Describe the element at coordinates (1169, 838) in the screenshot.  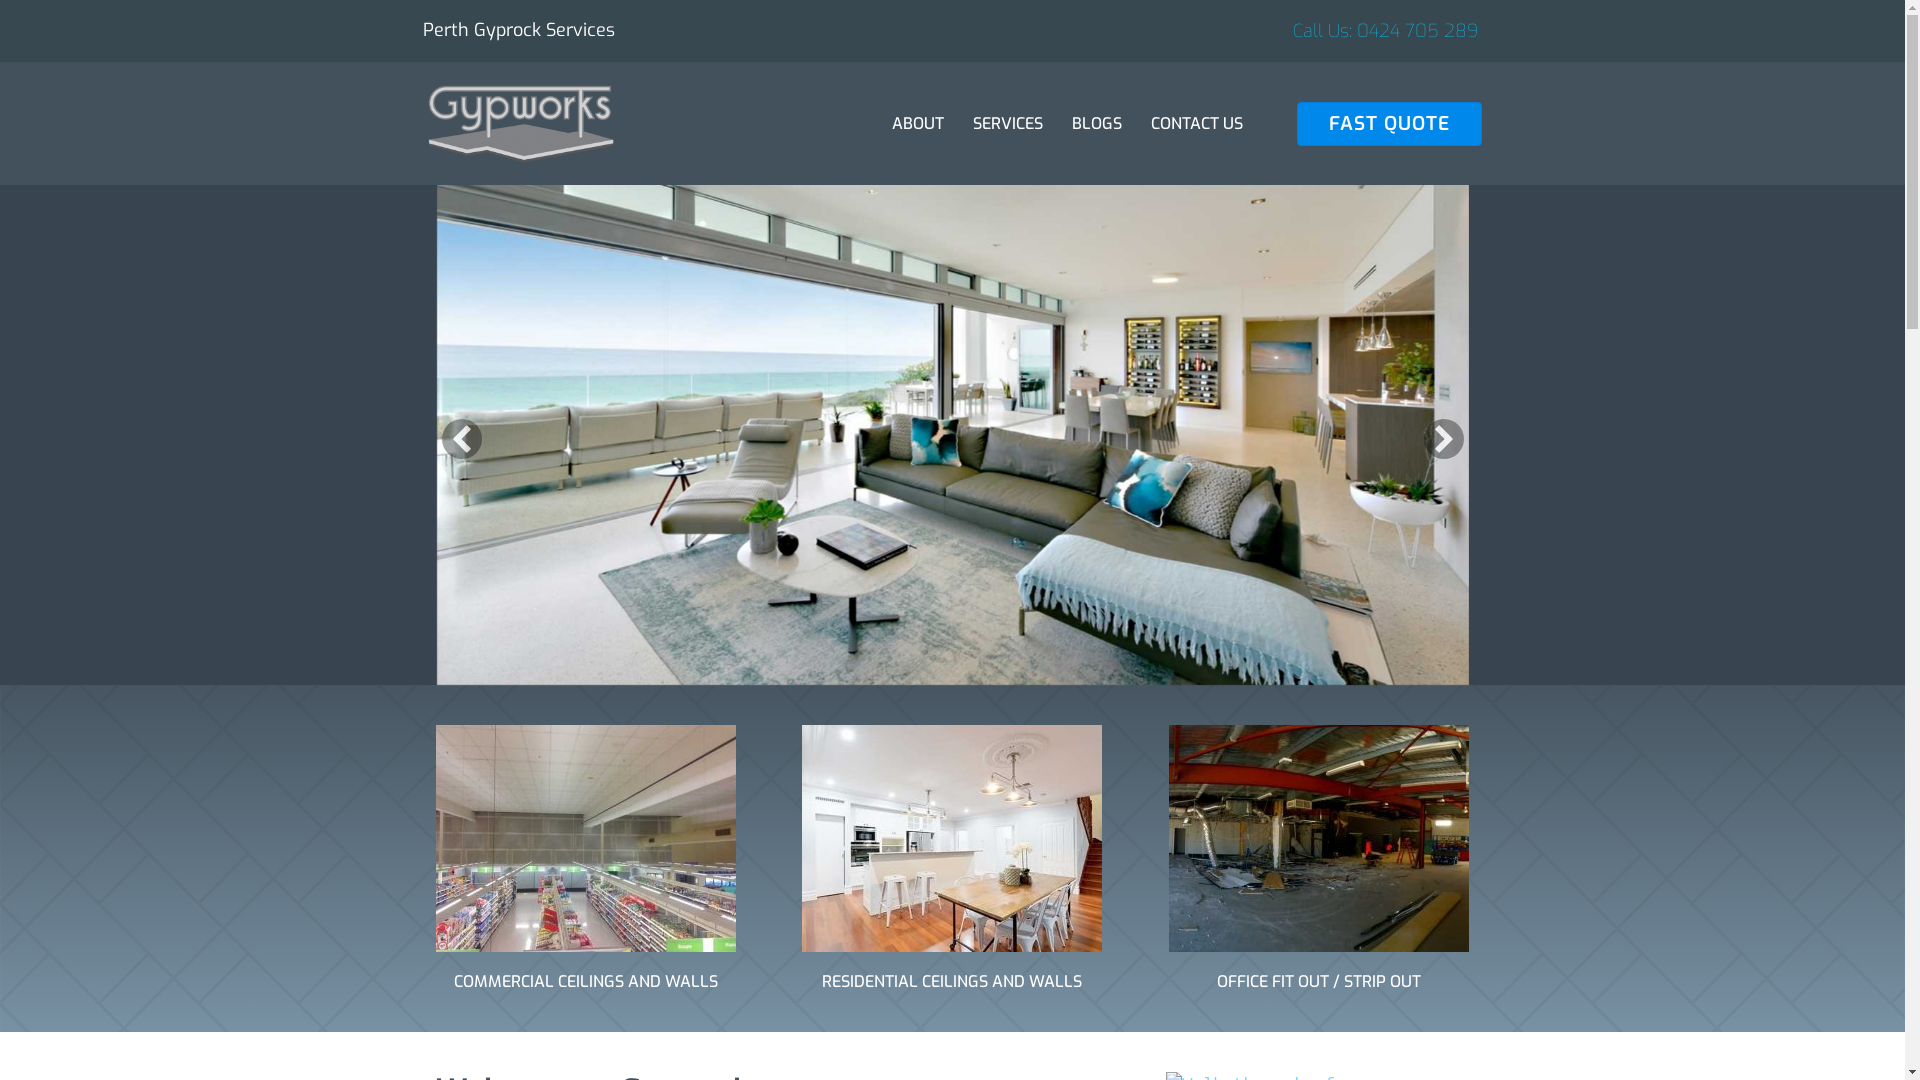
I see `'fcacbf0890f5556ac7156678fe834ebf'` at that location.